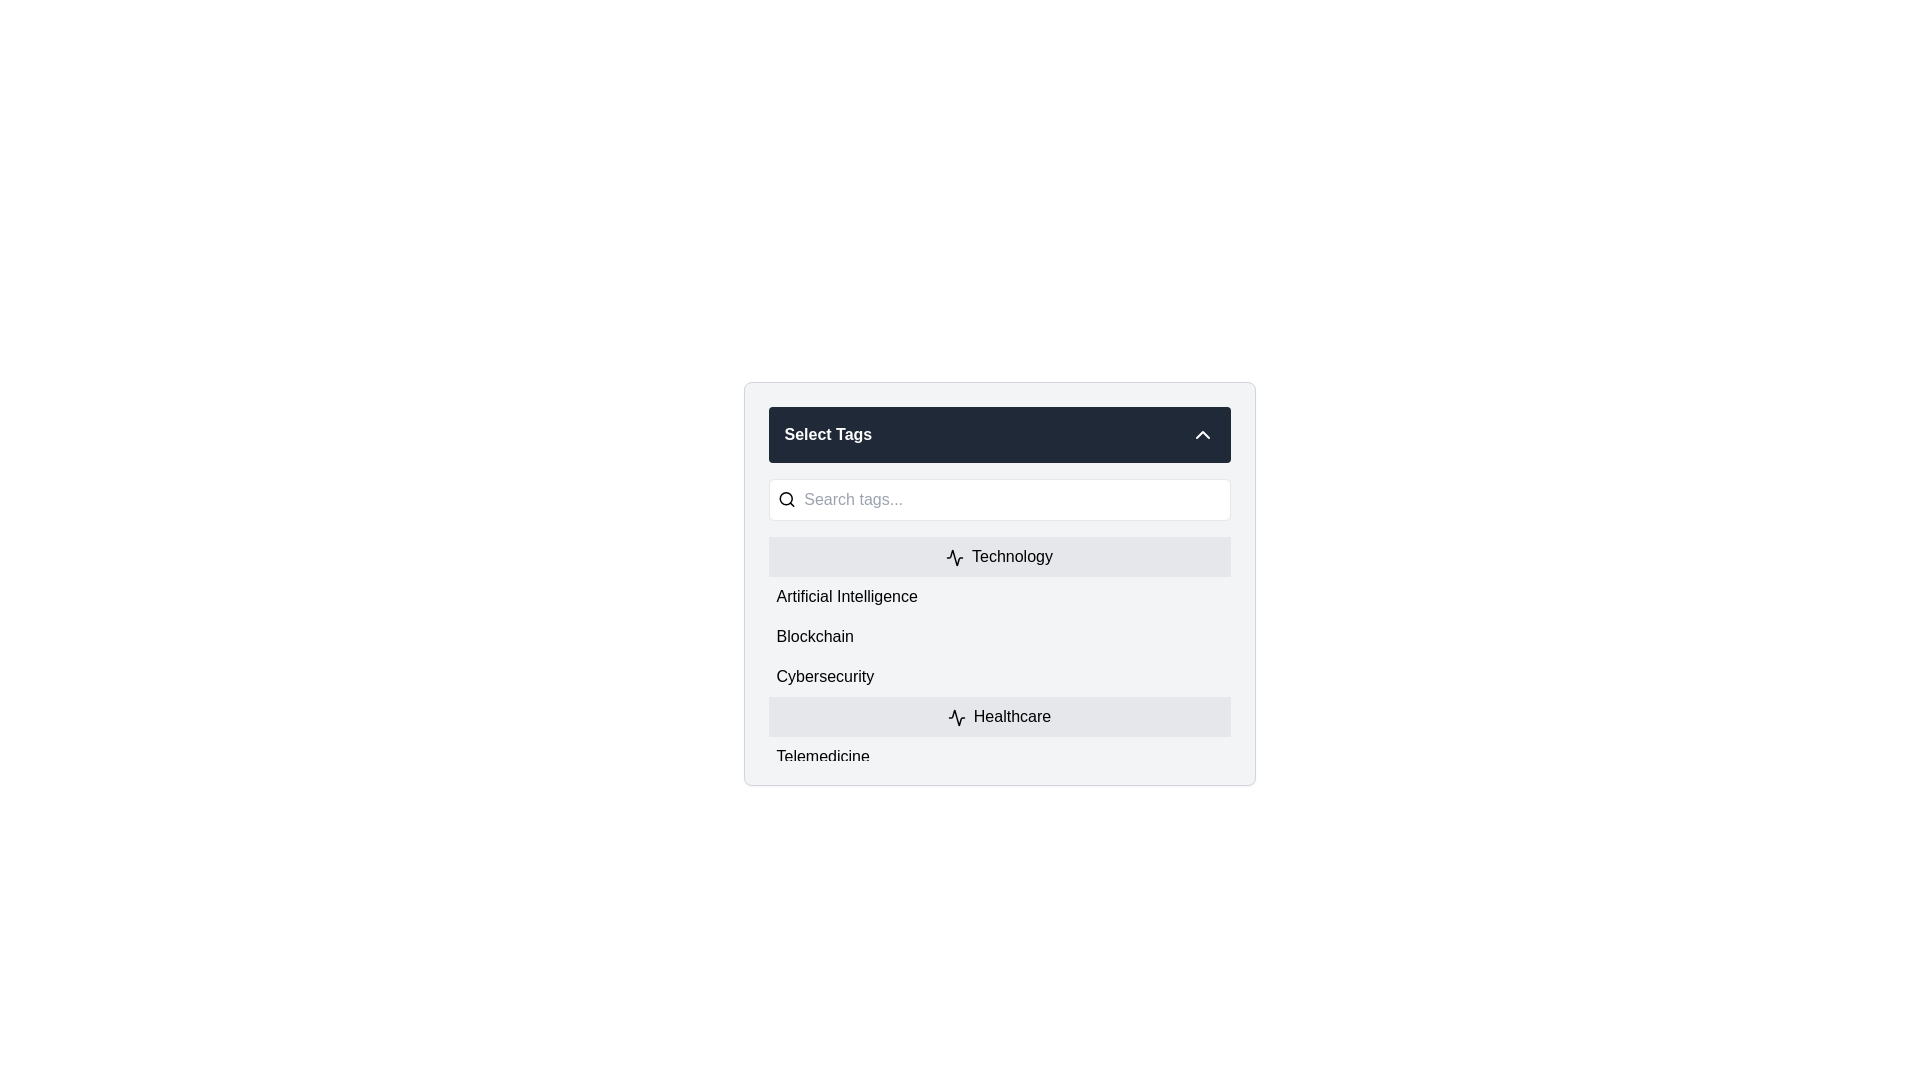 The image size is (1920, 1080). I want to click on the first item in the 'Technology' category labeled 'Artificial Intelligence' in the selectable list, so click(999, 596).